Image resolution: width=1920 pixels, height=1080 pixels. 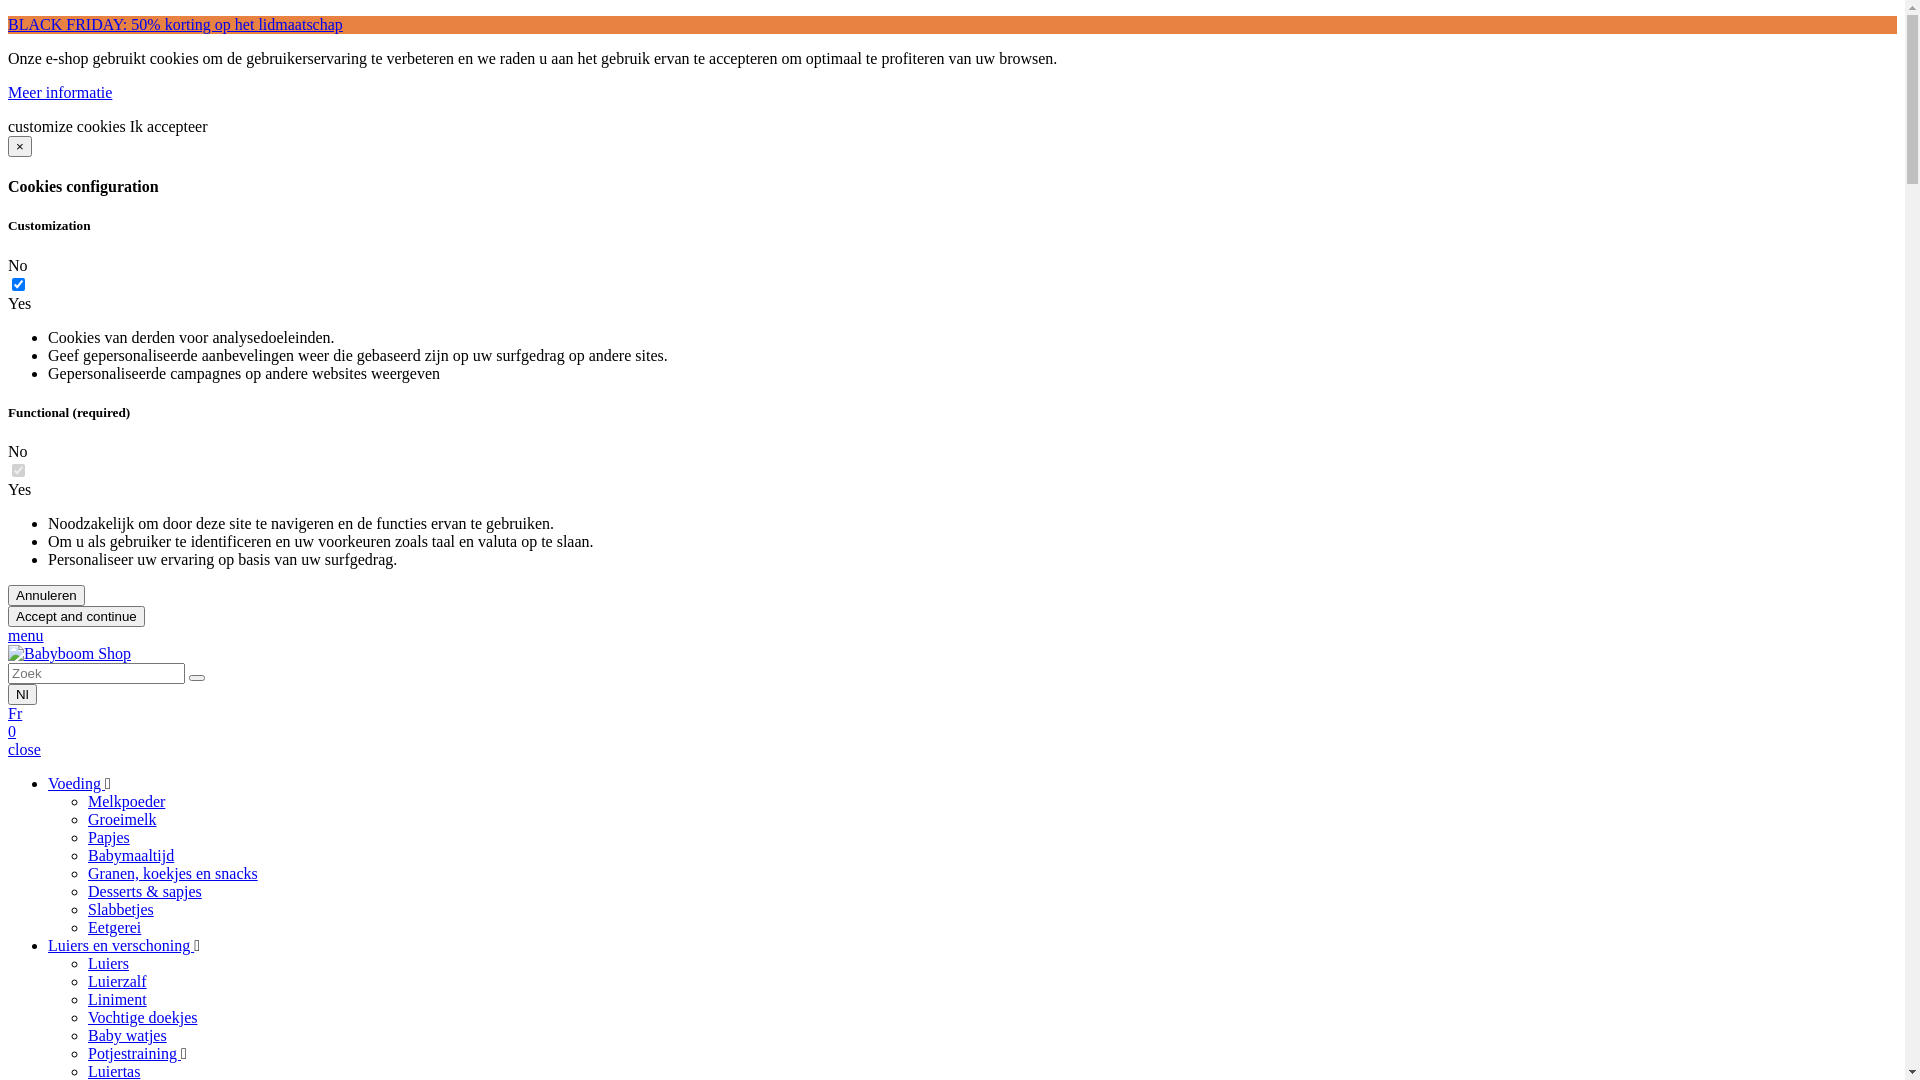 I want to click on 'Ik accepteer', so click(x=168, y=126).